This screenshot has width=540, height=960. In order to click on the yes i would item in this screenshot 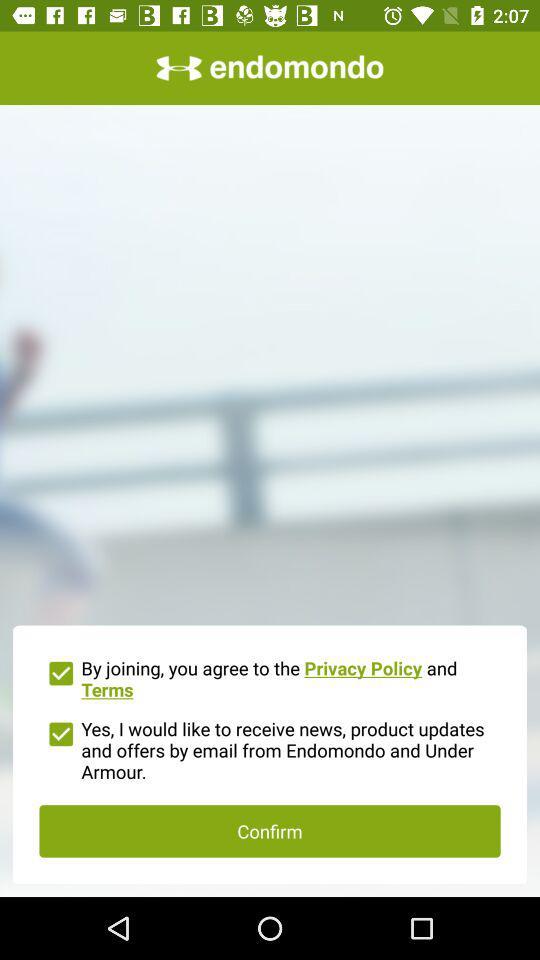, I will do `click(270, 747)`.